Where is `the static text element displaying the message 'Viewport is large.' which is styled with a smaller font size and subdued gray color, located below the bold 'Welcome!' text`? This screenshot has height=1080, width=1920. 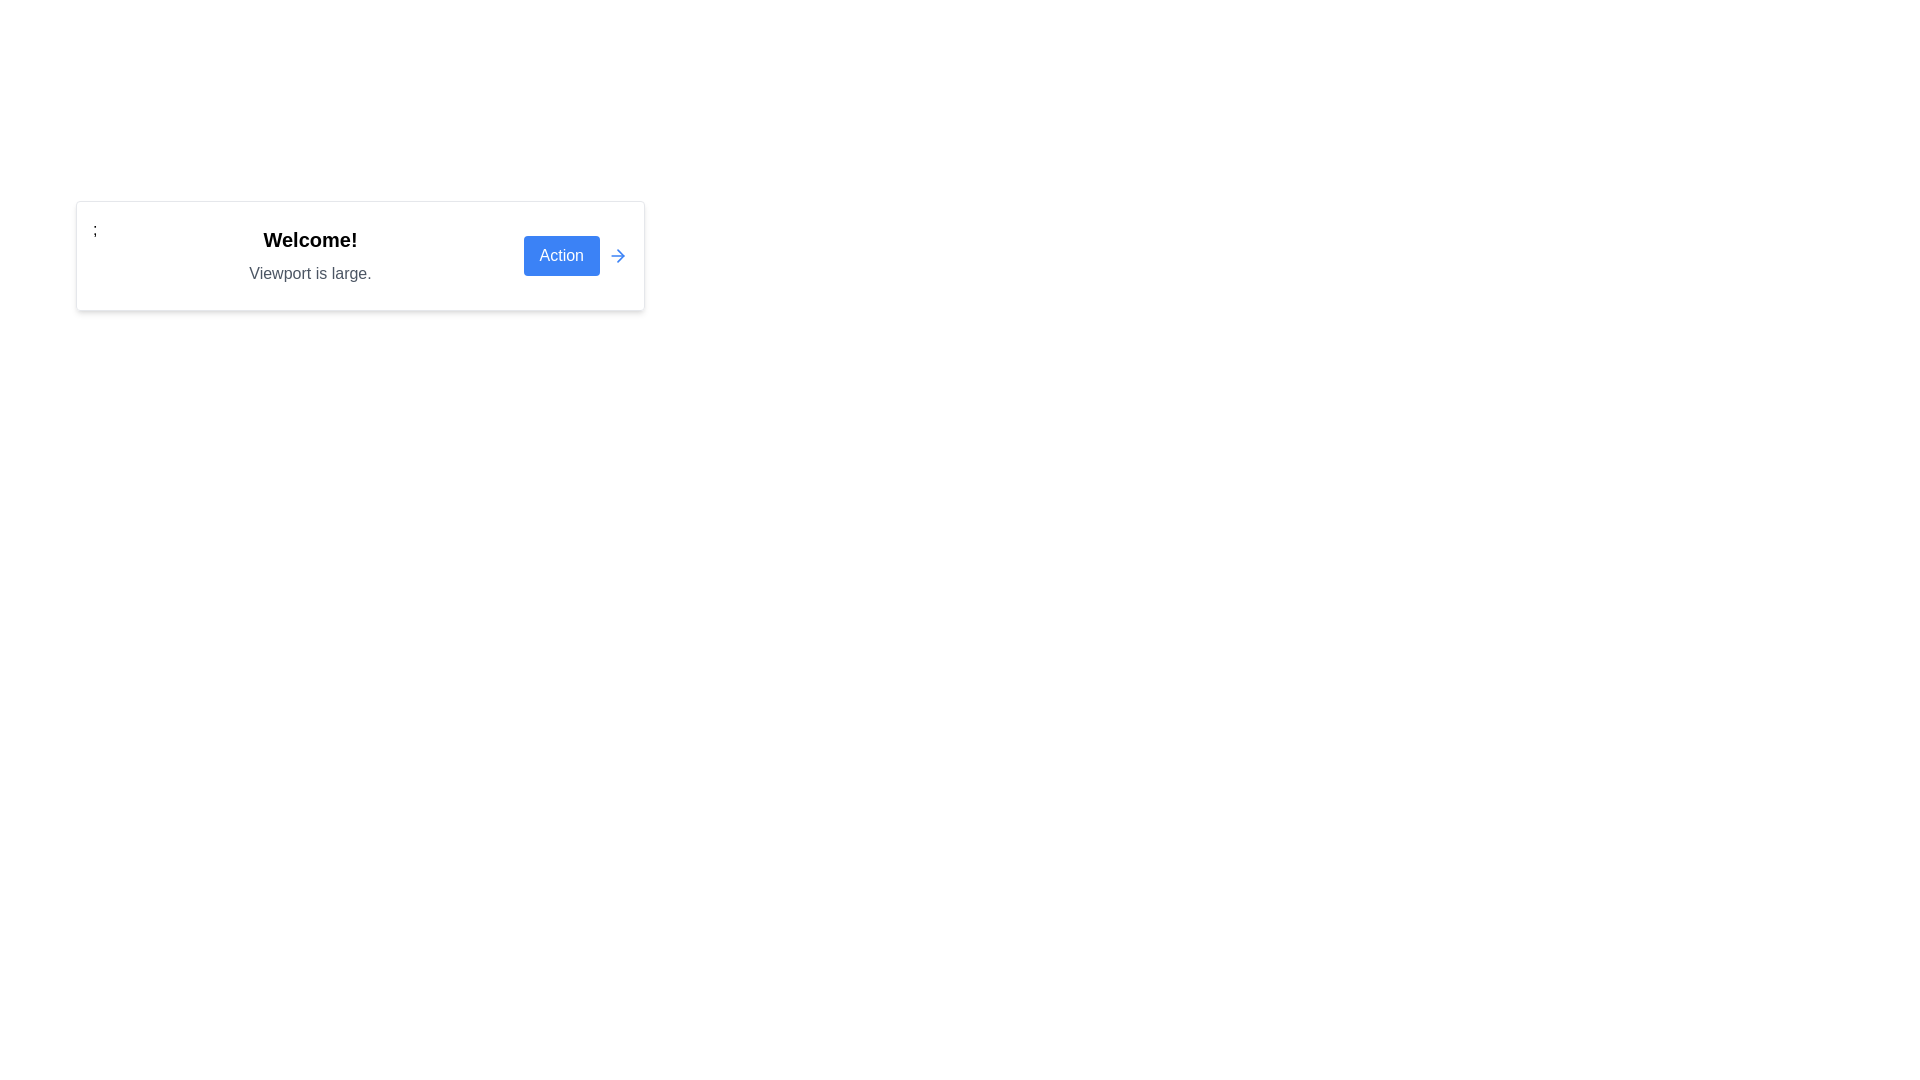
the static text element displaying the message 'Viewport is large.' which is styled with a smaller font size and subdued gray color, located below the bold 'Welcome!' text is located at coordinates (309, 273).